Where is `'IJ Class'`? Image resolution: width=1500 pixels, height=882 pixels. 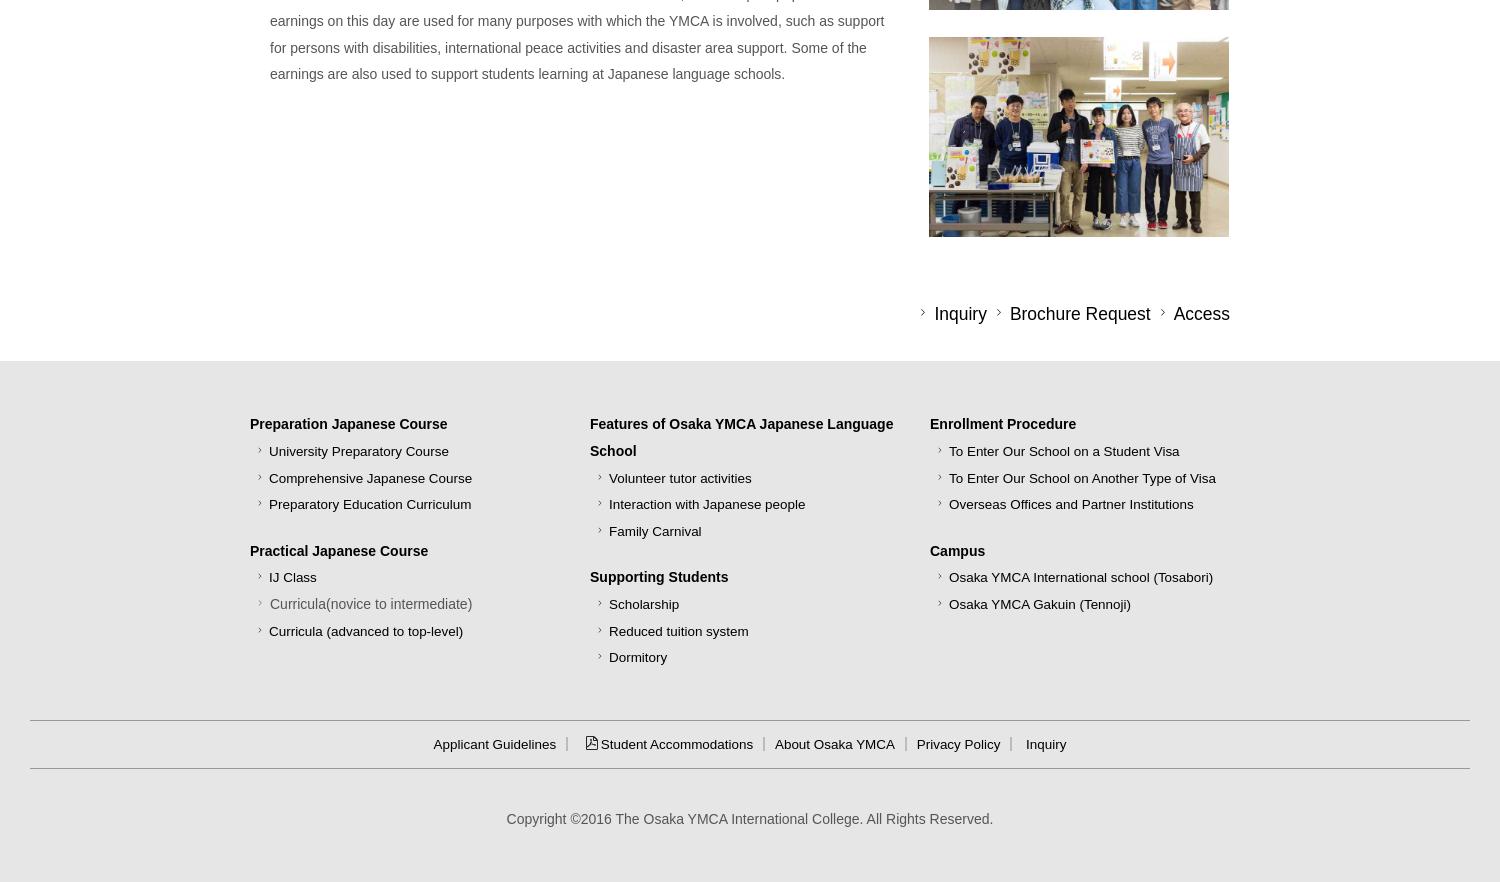 'IJ Class' is located at coordinates (292, 577).